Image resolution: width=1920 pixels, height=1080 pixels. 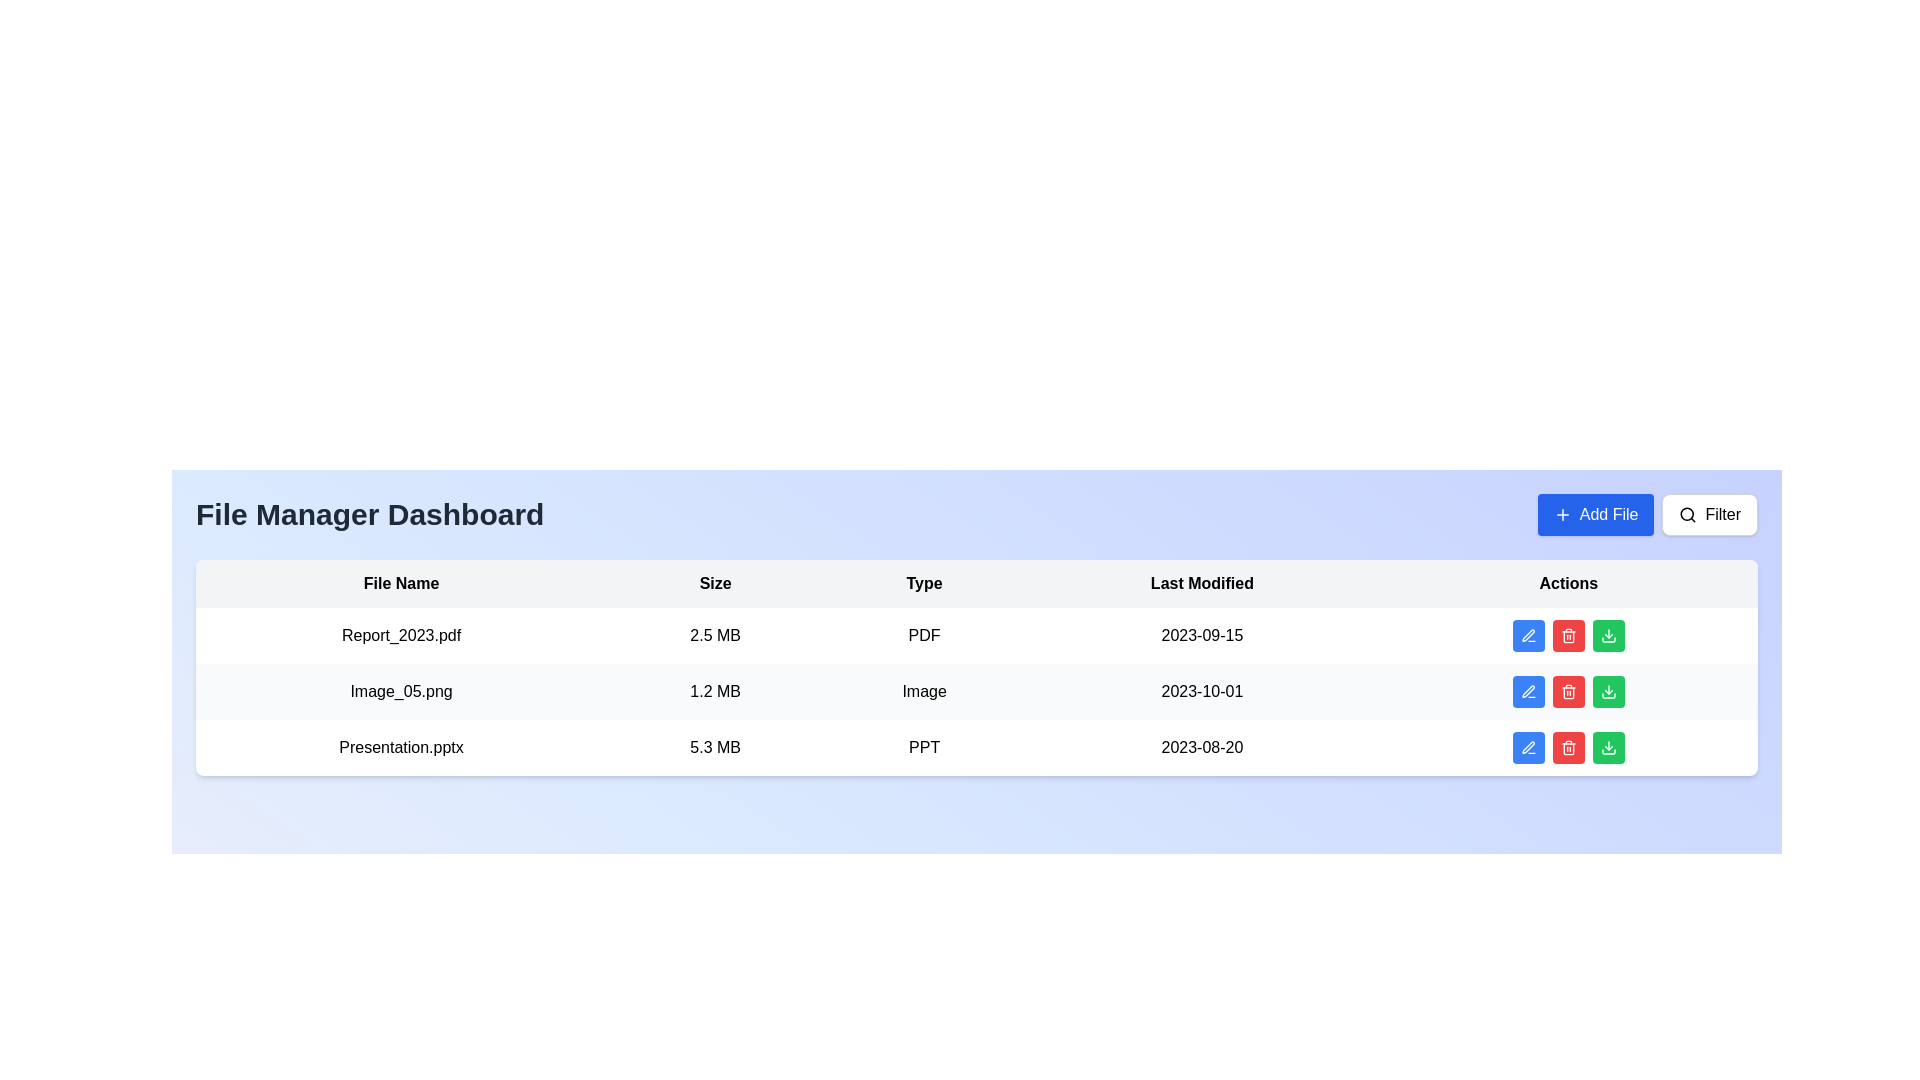 What do you see at coordinates (977, 636) in the screenshot?
I see `the first row of the table in the File Manager Dashboard that displays the file's metadata, located above 'Image_05.png'` at bounding box center [977, 636].